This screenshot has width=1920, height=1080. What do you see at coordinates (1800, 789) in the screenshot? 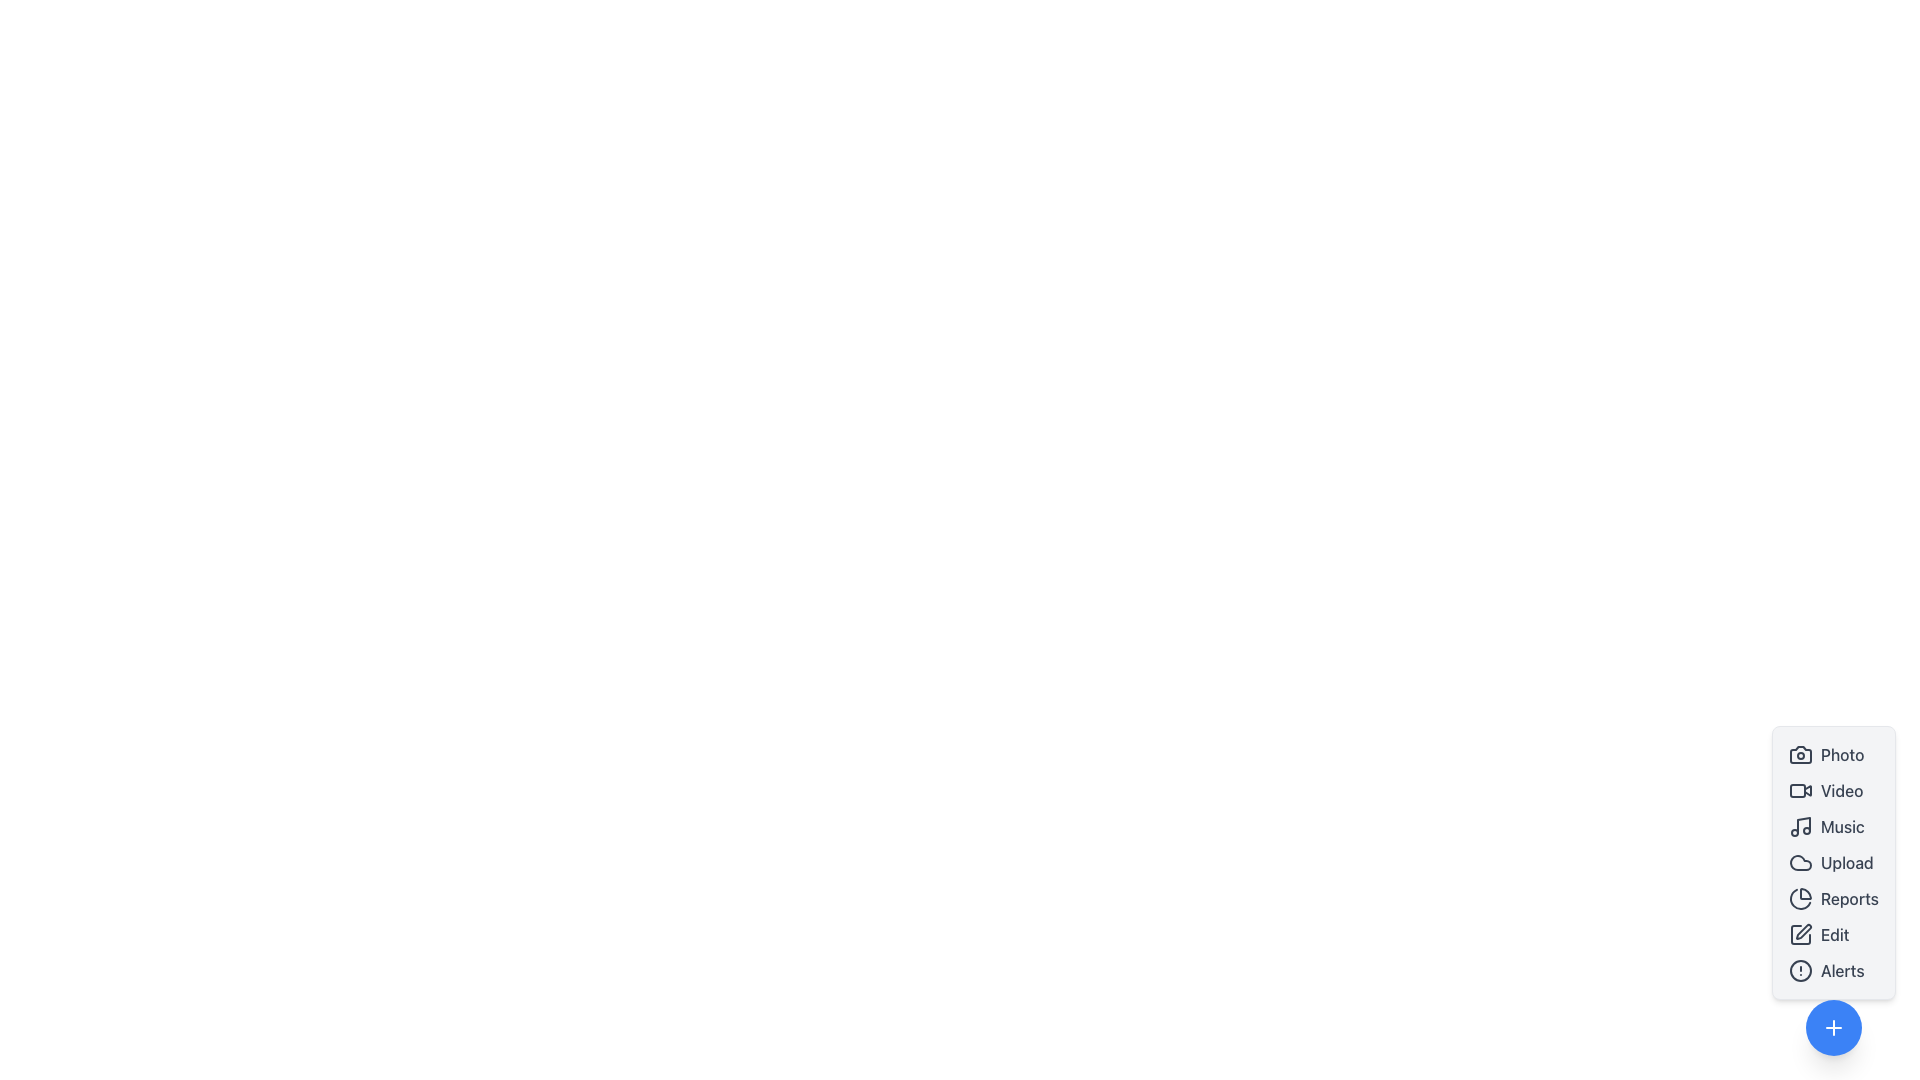
I see `the video icon` at bounding box center [1800, 789].